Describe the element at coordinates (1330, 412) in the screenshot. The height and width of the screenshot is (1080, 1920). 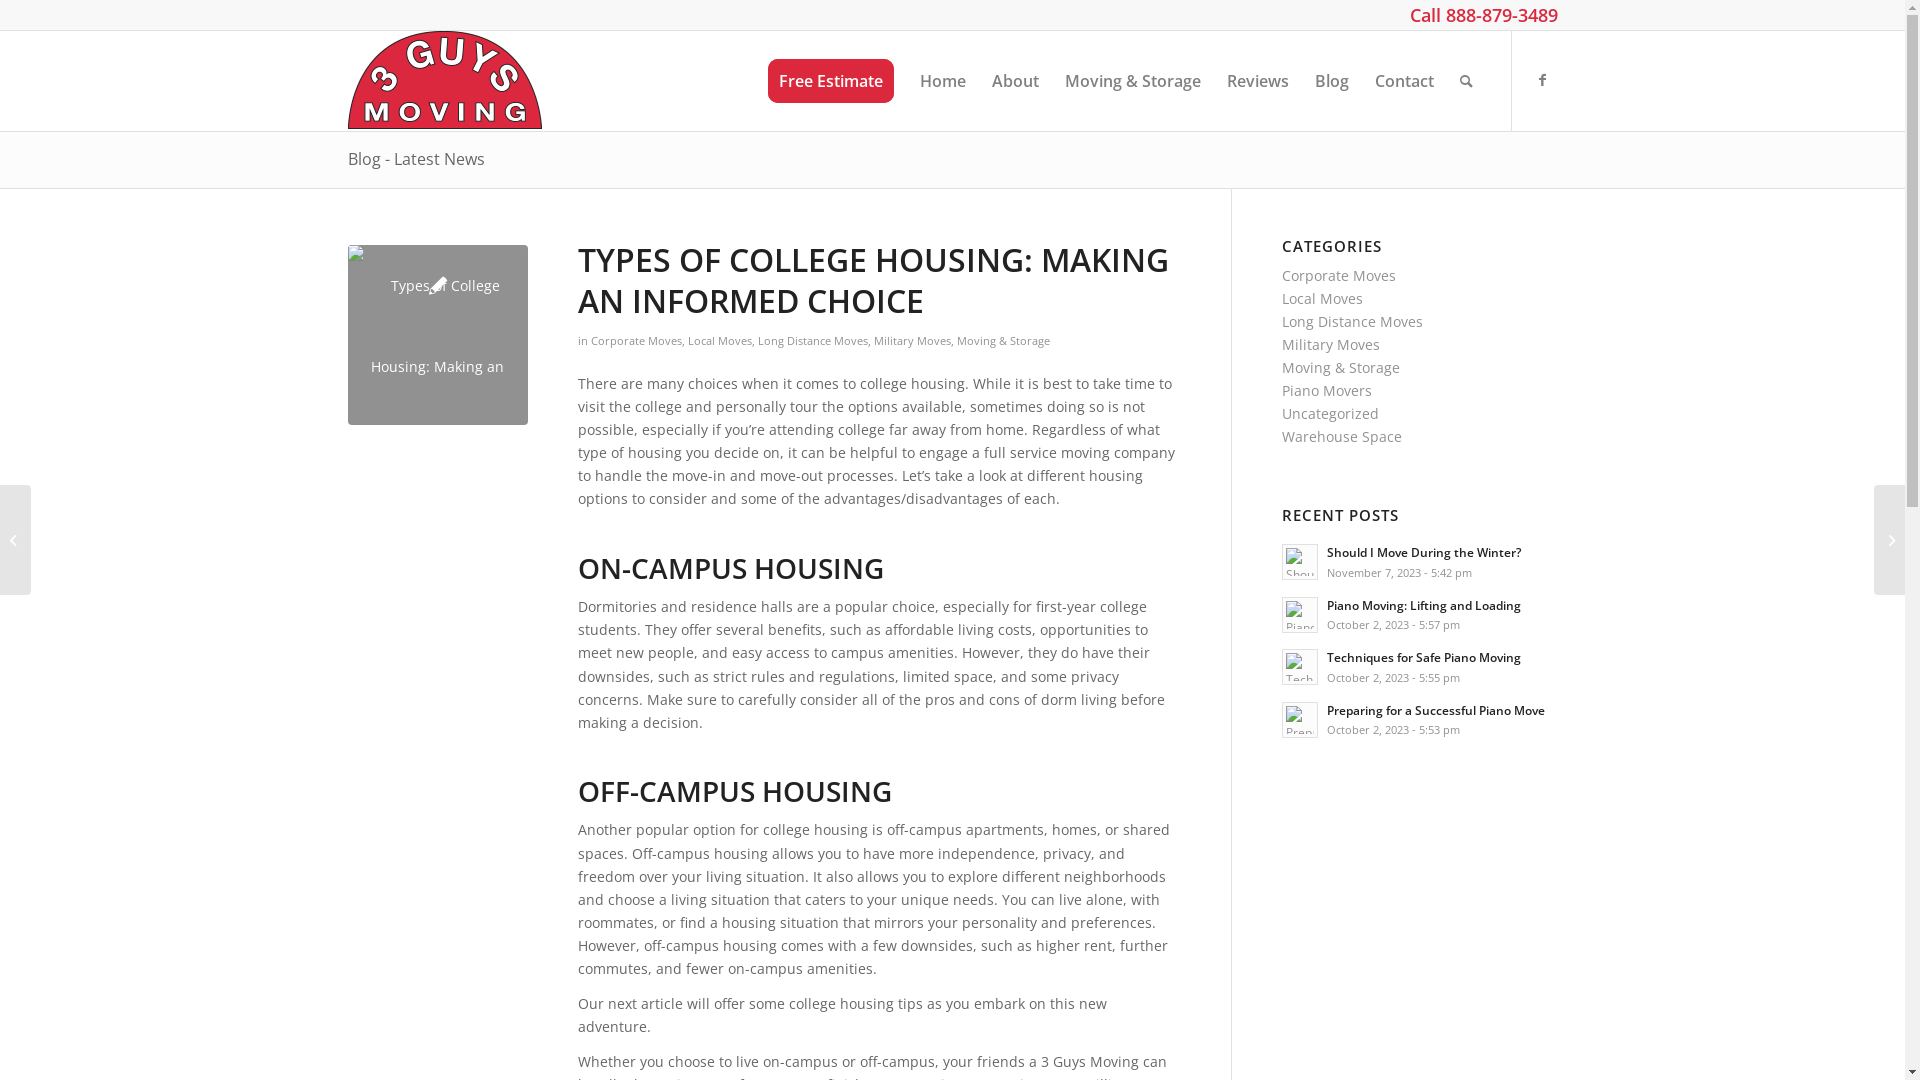
I see `'Uncategorized'` at that location.